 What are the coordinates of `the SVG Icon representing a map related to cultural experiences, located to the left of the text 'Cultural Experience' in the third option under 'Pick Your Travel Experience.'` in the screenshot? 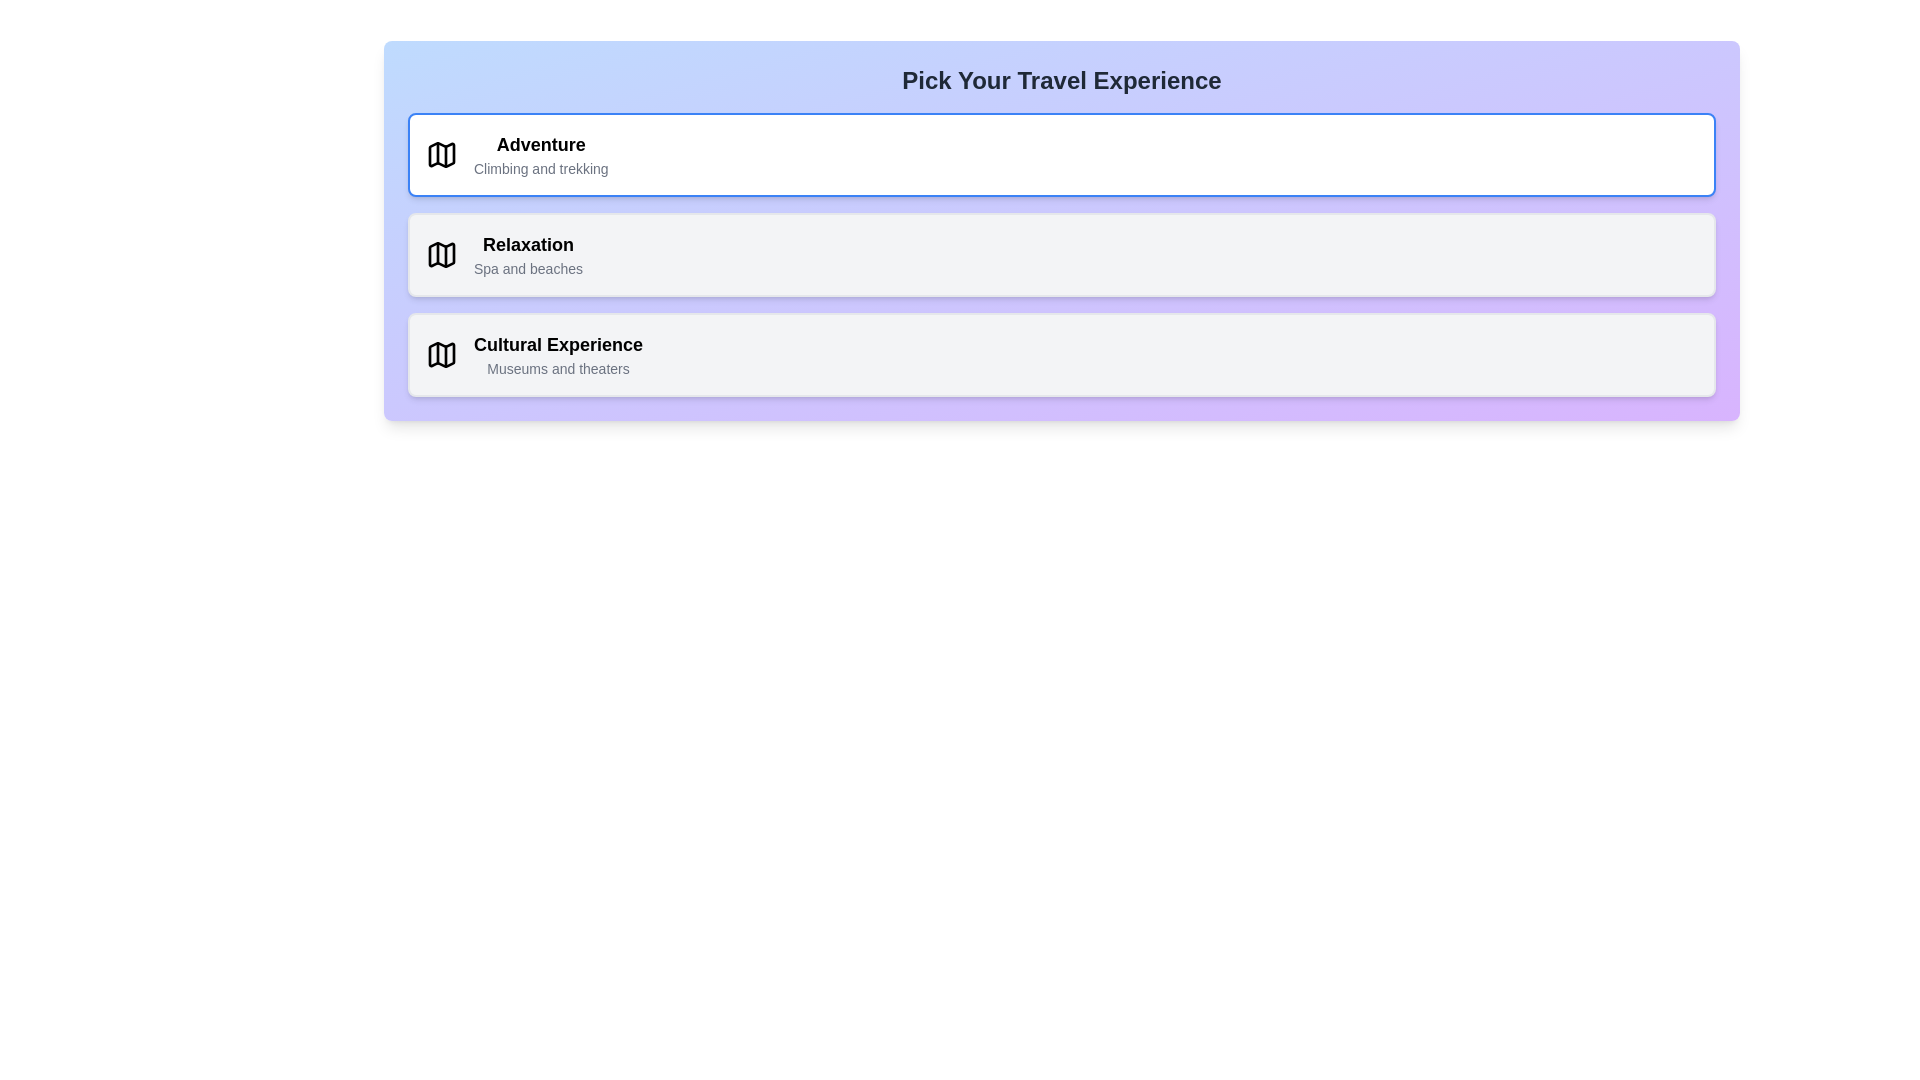 It's located at (440, 353).